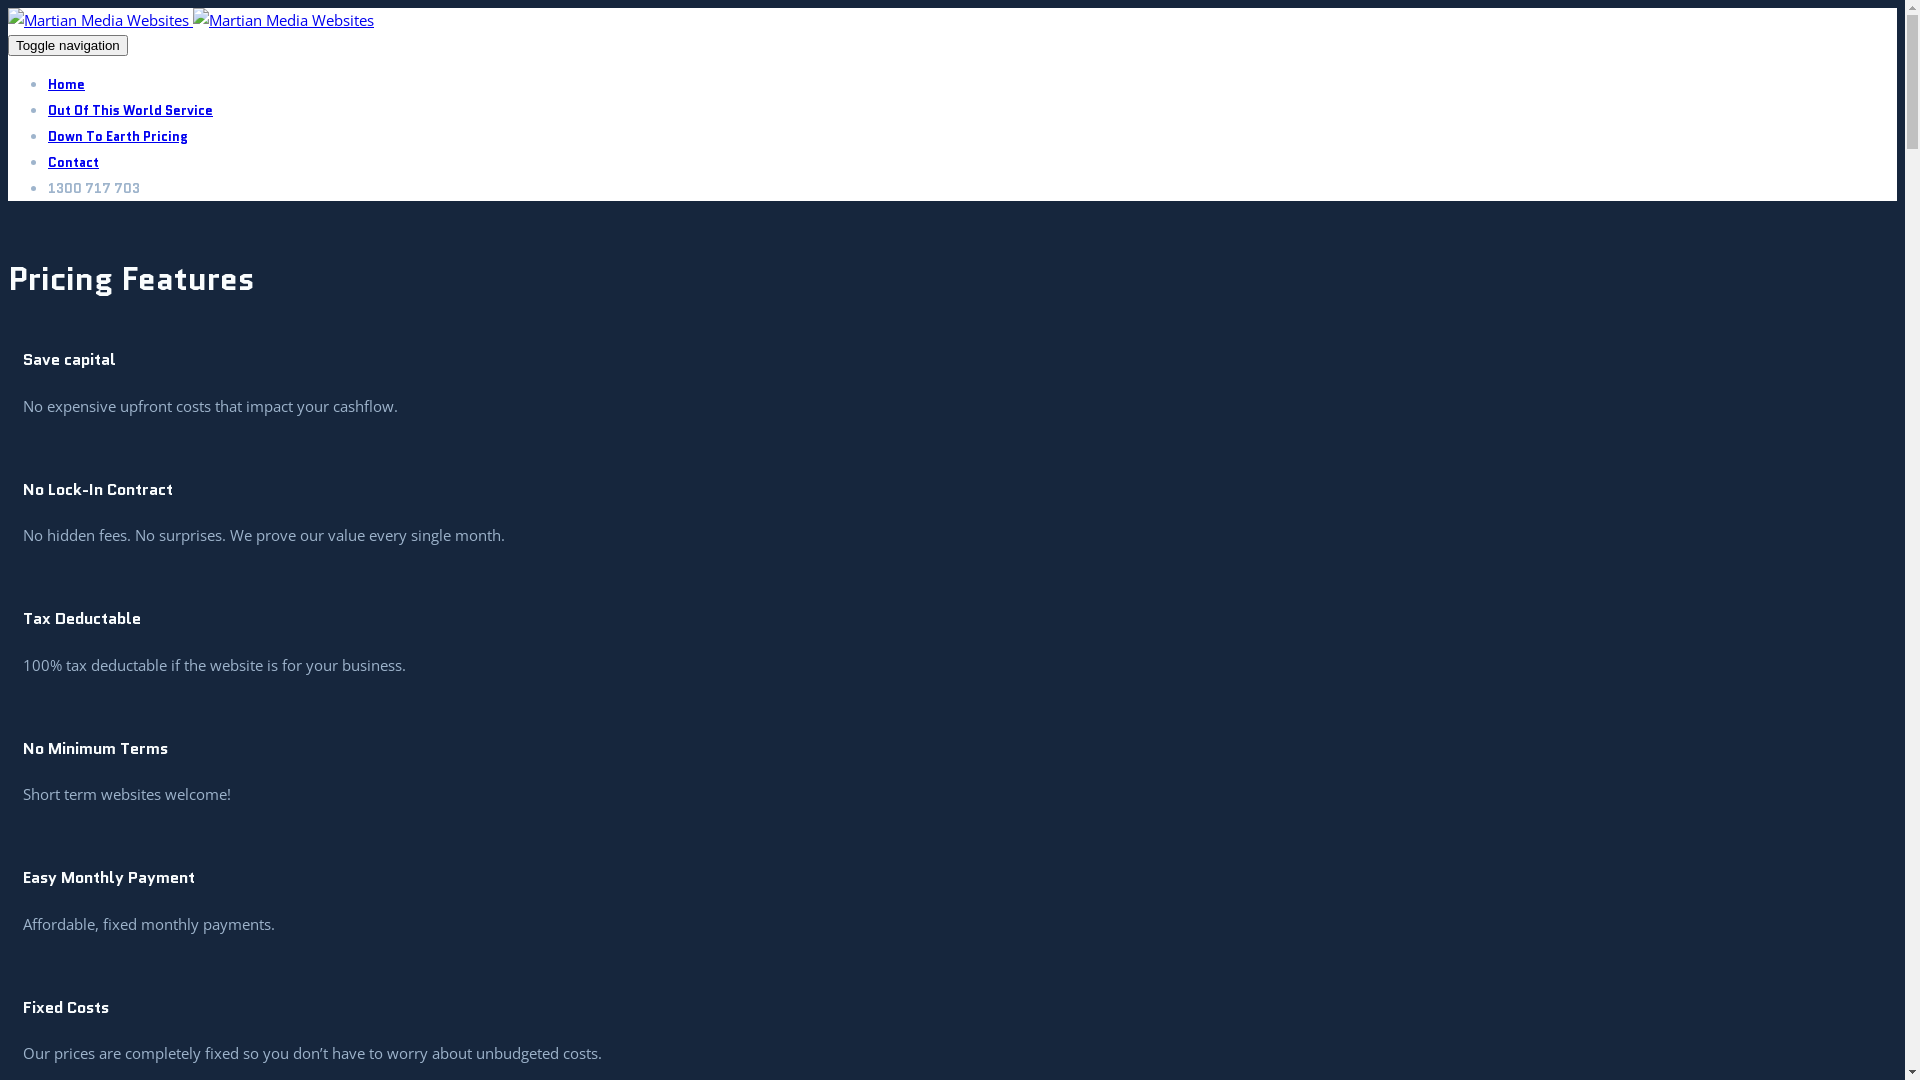  What do you see at coordinates (129, 110) in the screenshot?
I see `'Out Of This World Service'` at bounding box center [129, 110].